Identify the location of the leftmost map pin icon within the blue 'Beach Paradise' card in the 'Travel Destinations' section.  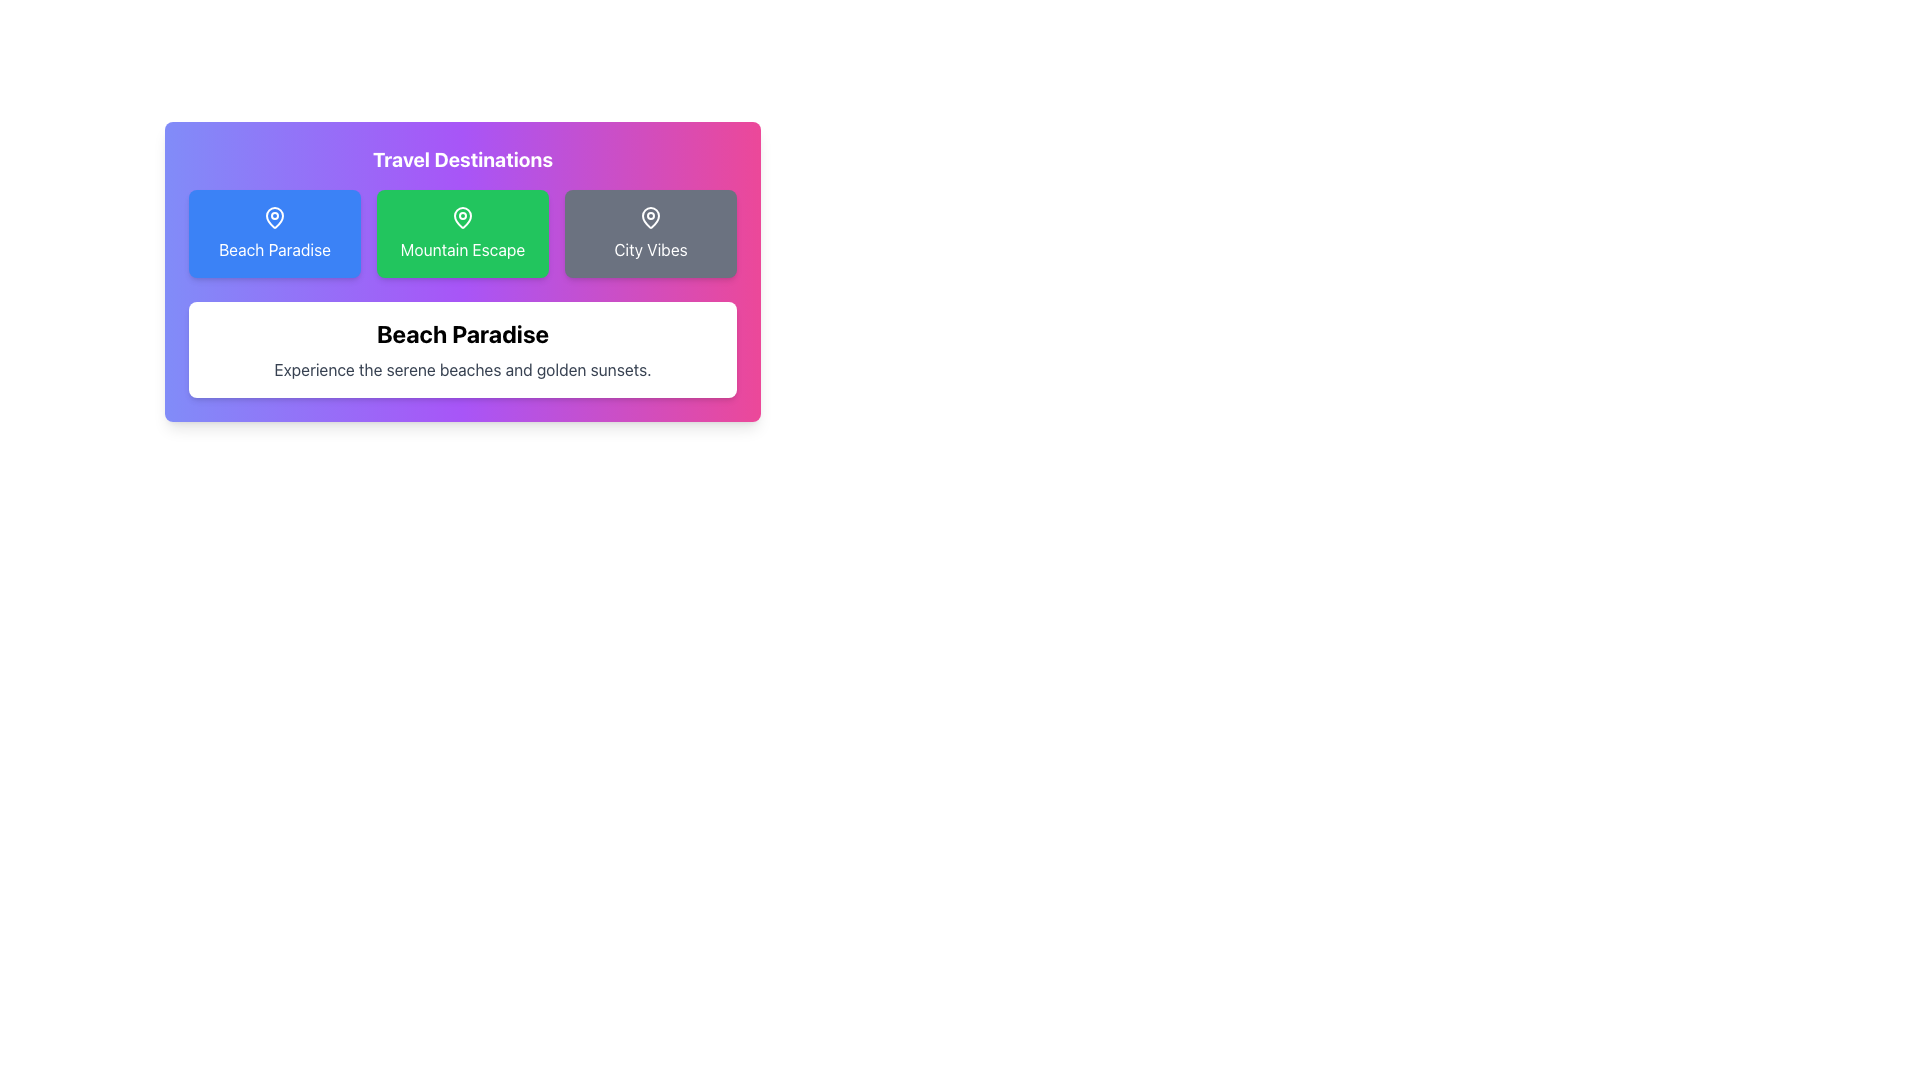
(273, 216).